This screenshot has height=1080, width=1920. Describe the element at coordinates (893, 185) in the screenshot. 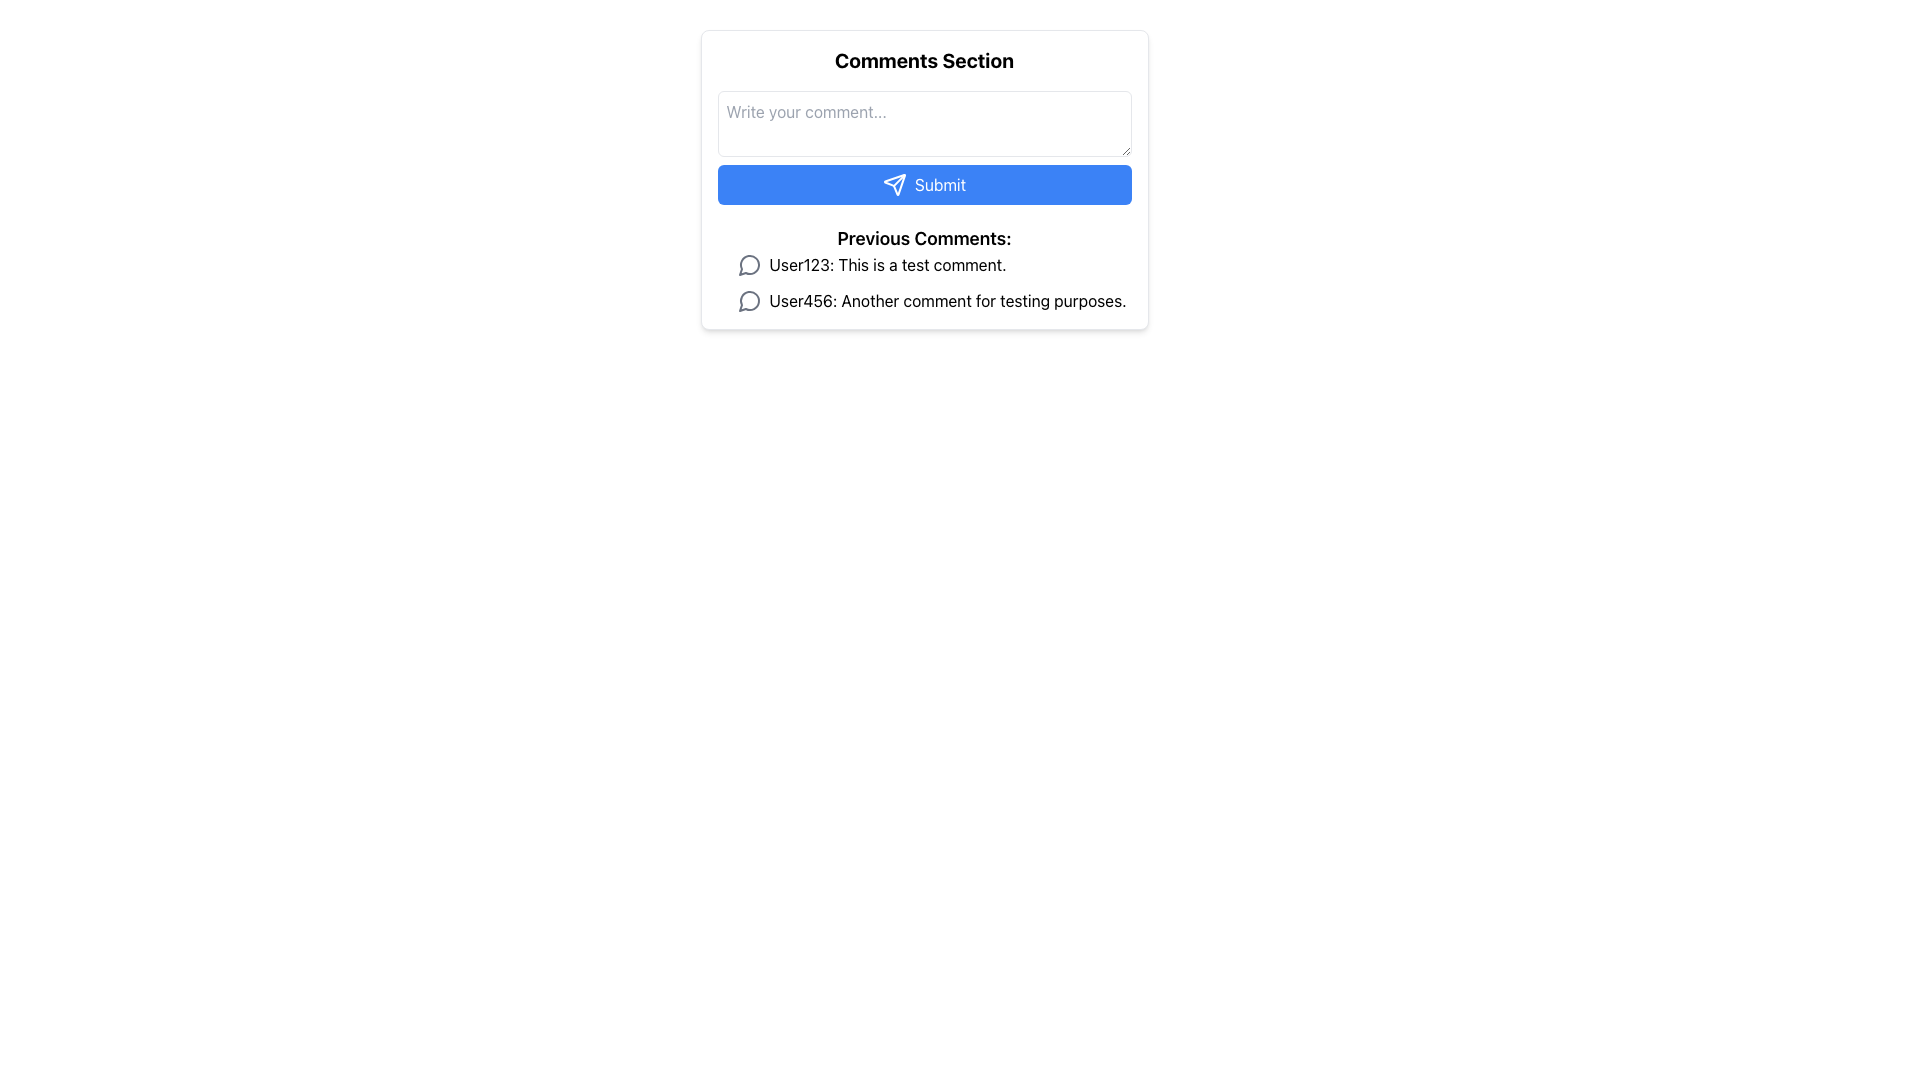

I see `the triangular-shaped icon within the 'Submit' button` at that location.